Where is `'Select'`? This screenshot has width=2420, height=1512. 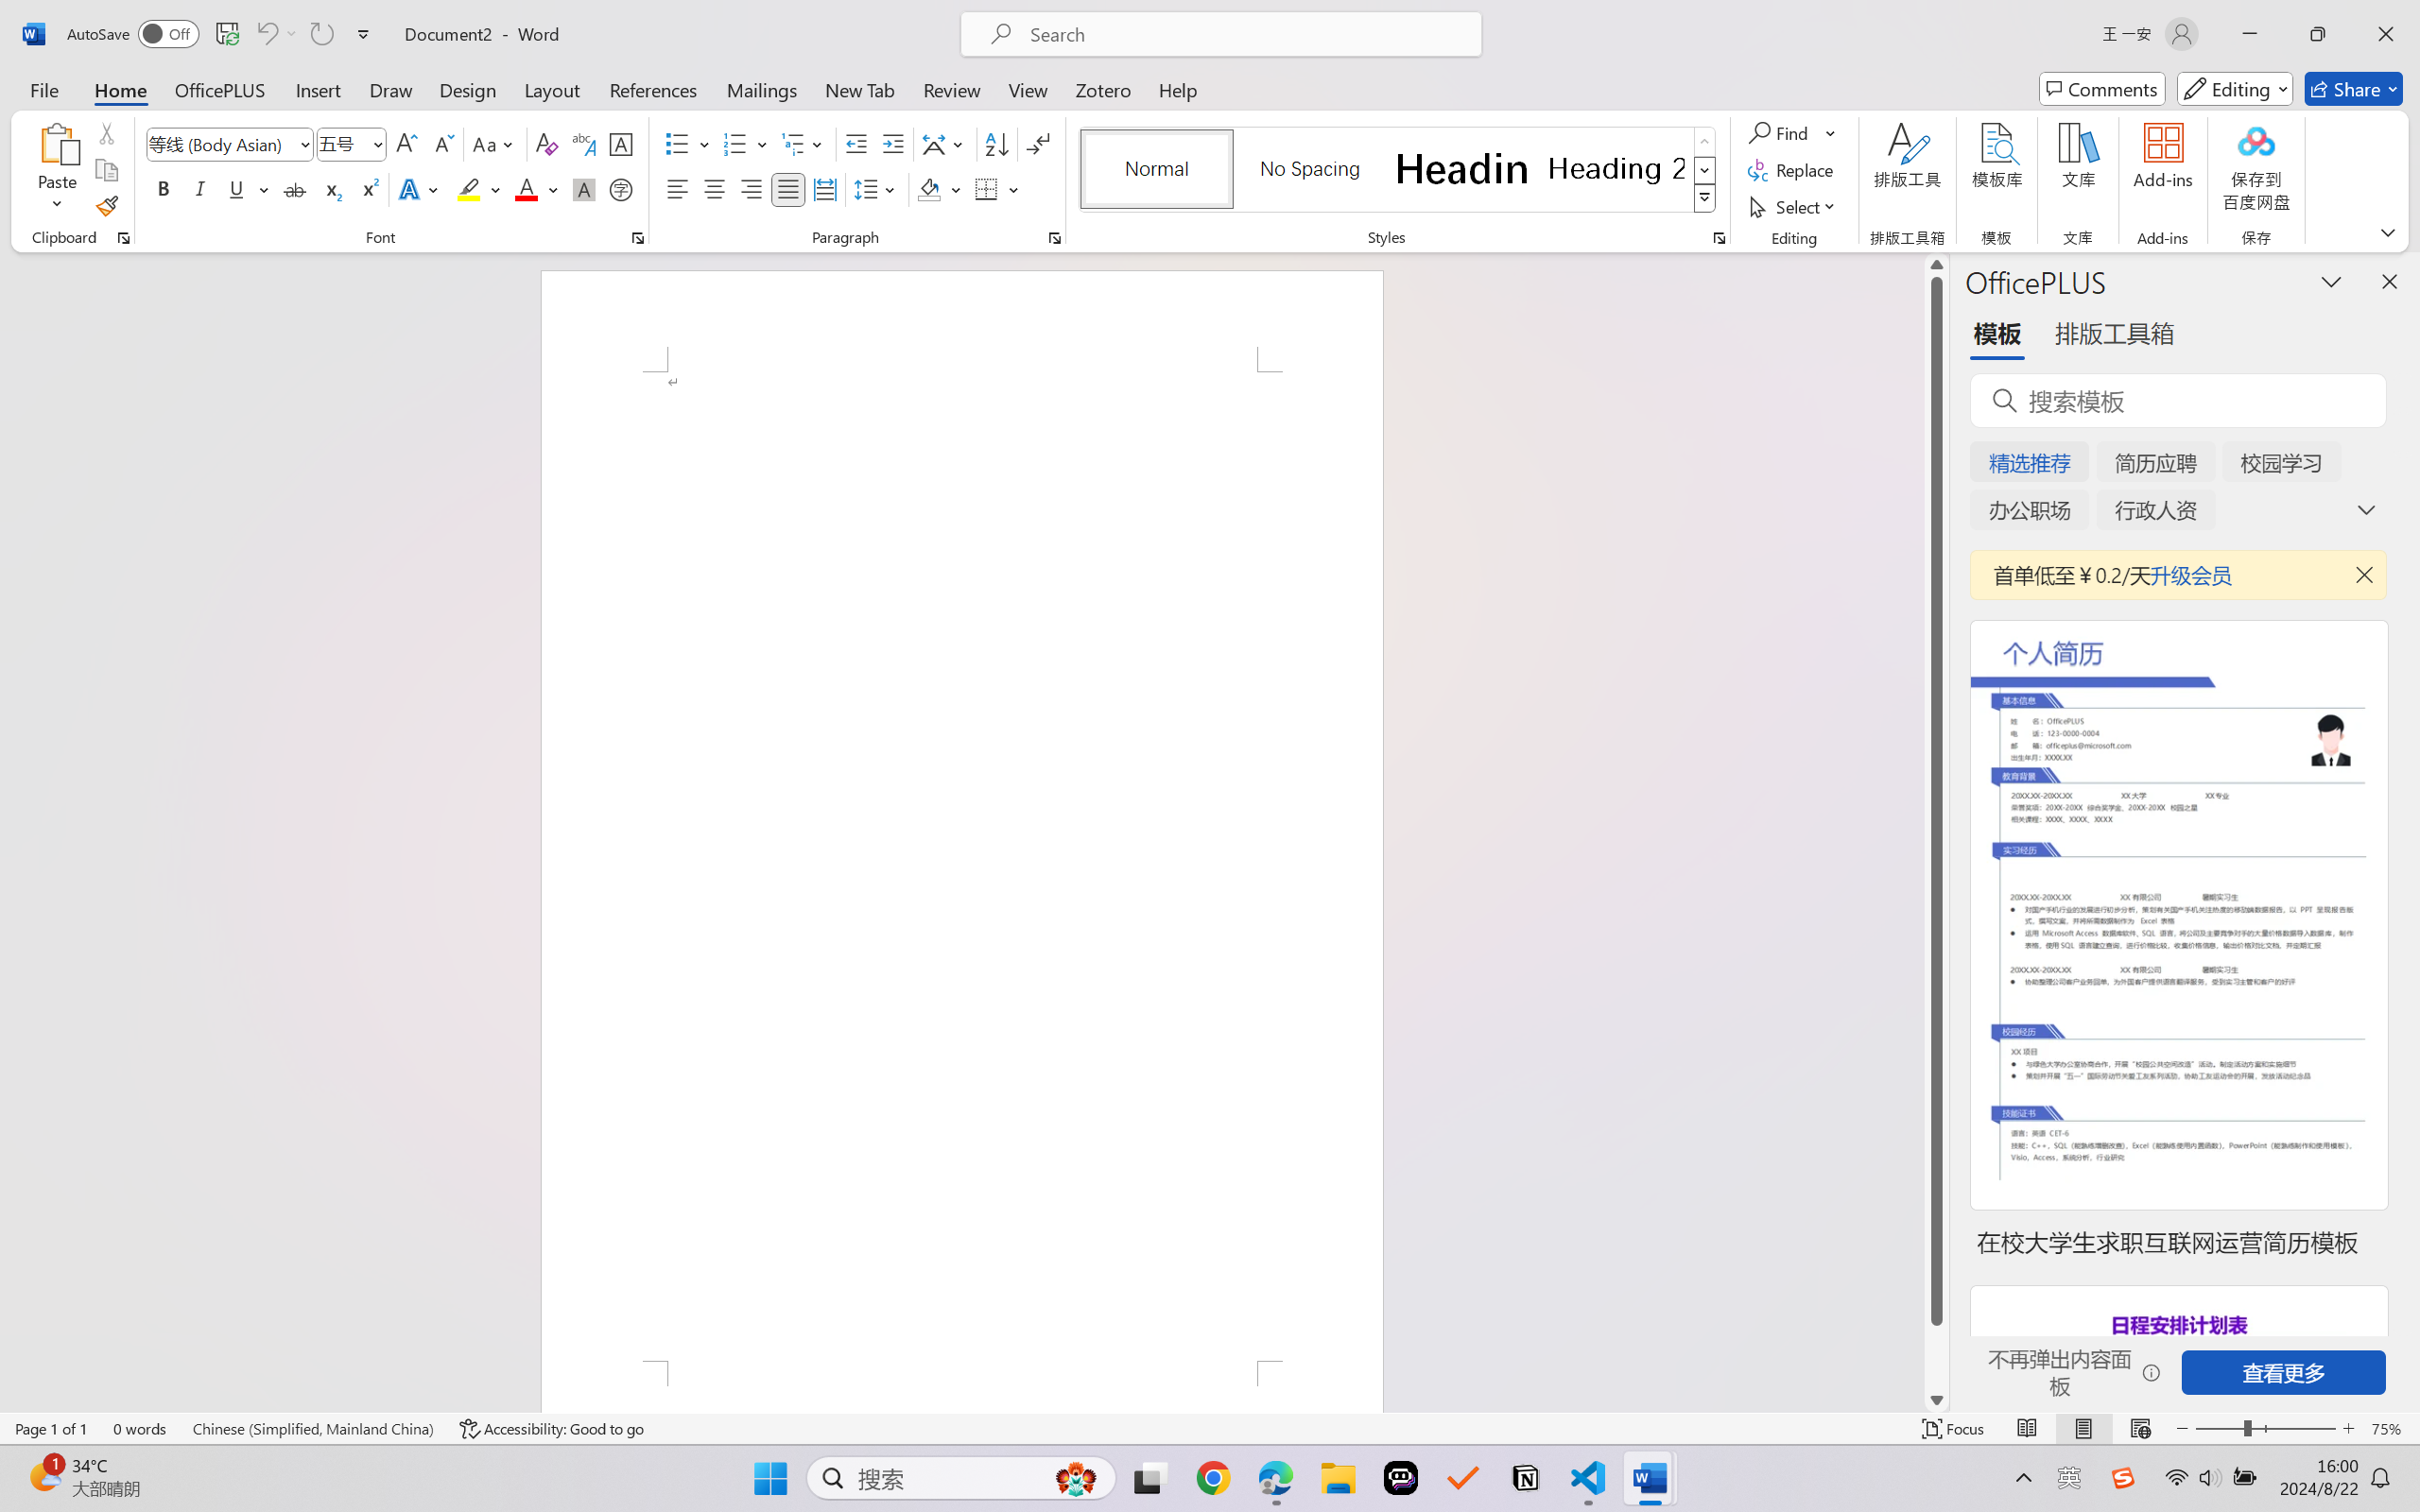 'Select' is located at coordinates (1795, 207).